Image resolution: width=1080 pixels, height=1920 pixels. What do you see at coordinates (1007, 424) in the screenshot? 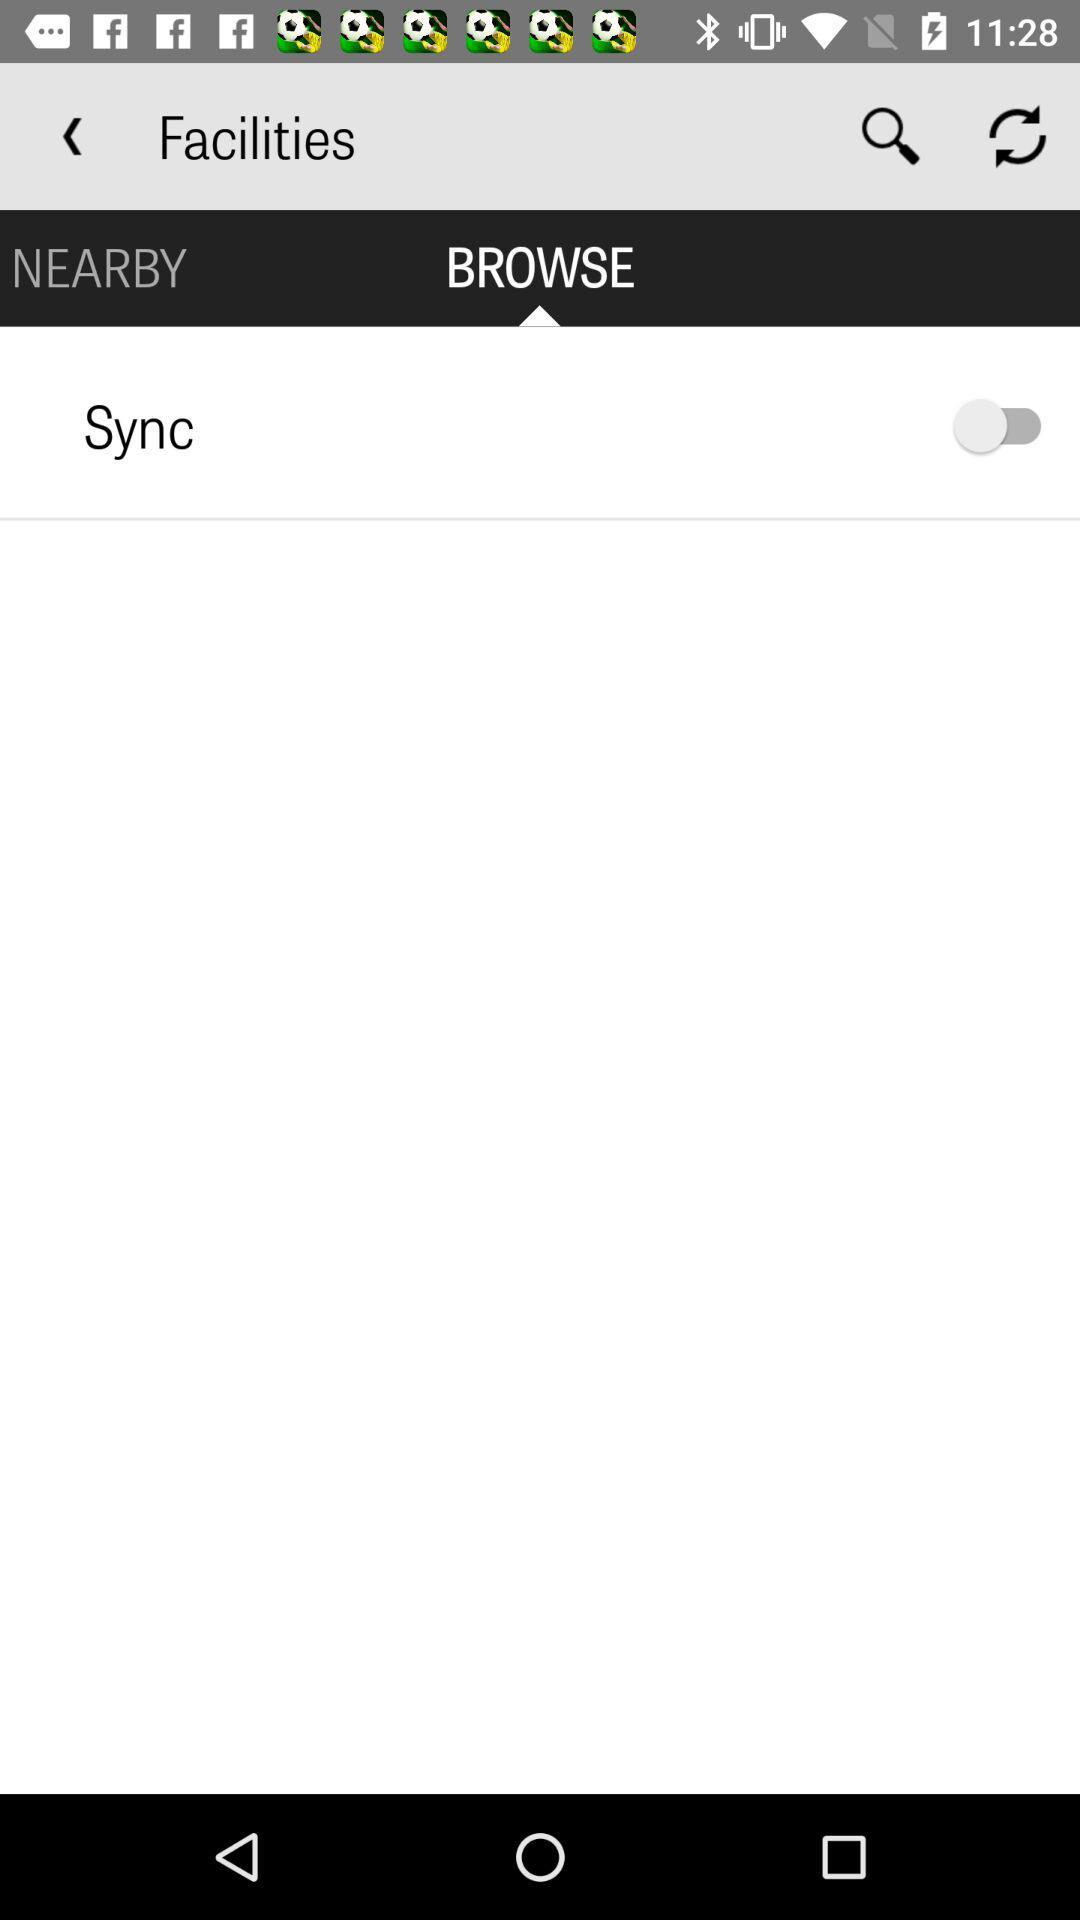
I see `turn sync on` at bounding box center [1007, 424].